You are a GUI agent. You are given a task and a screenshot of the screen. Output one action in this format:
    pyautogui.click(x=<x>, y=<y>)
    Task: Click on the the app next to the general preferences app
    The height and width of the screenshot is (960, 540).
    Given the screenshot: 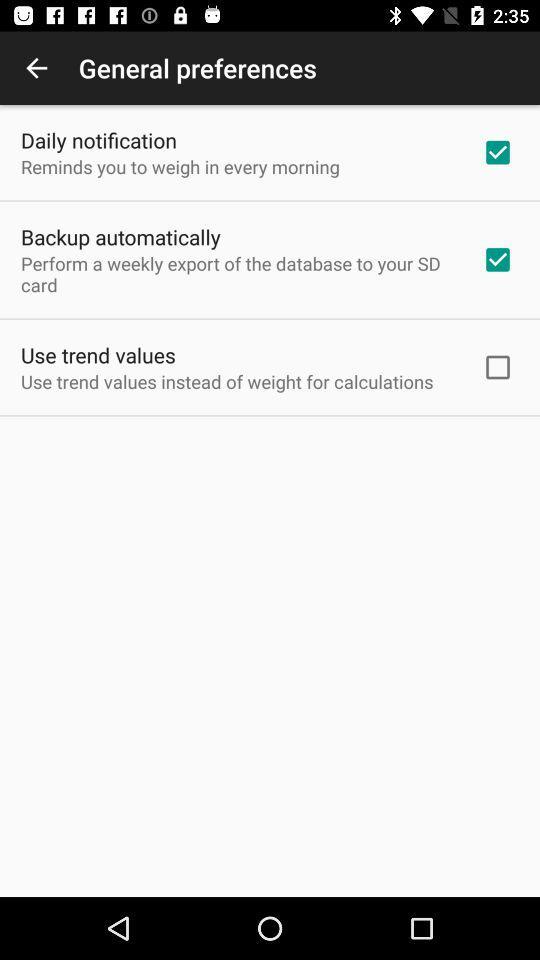 What is the action you would take?
    pyautogui.click(x=36, y=68)
    